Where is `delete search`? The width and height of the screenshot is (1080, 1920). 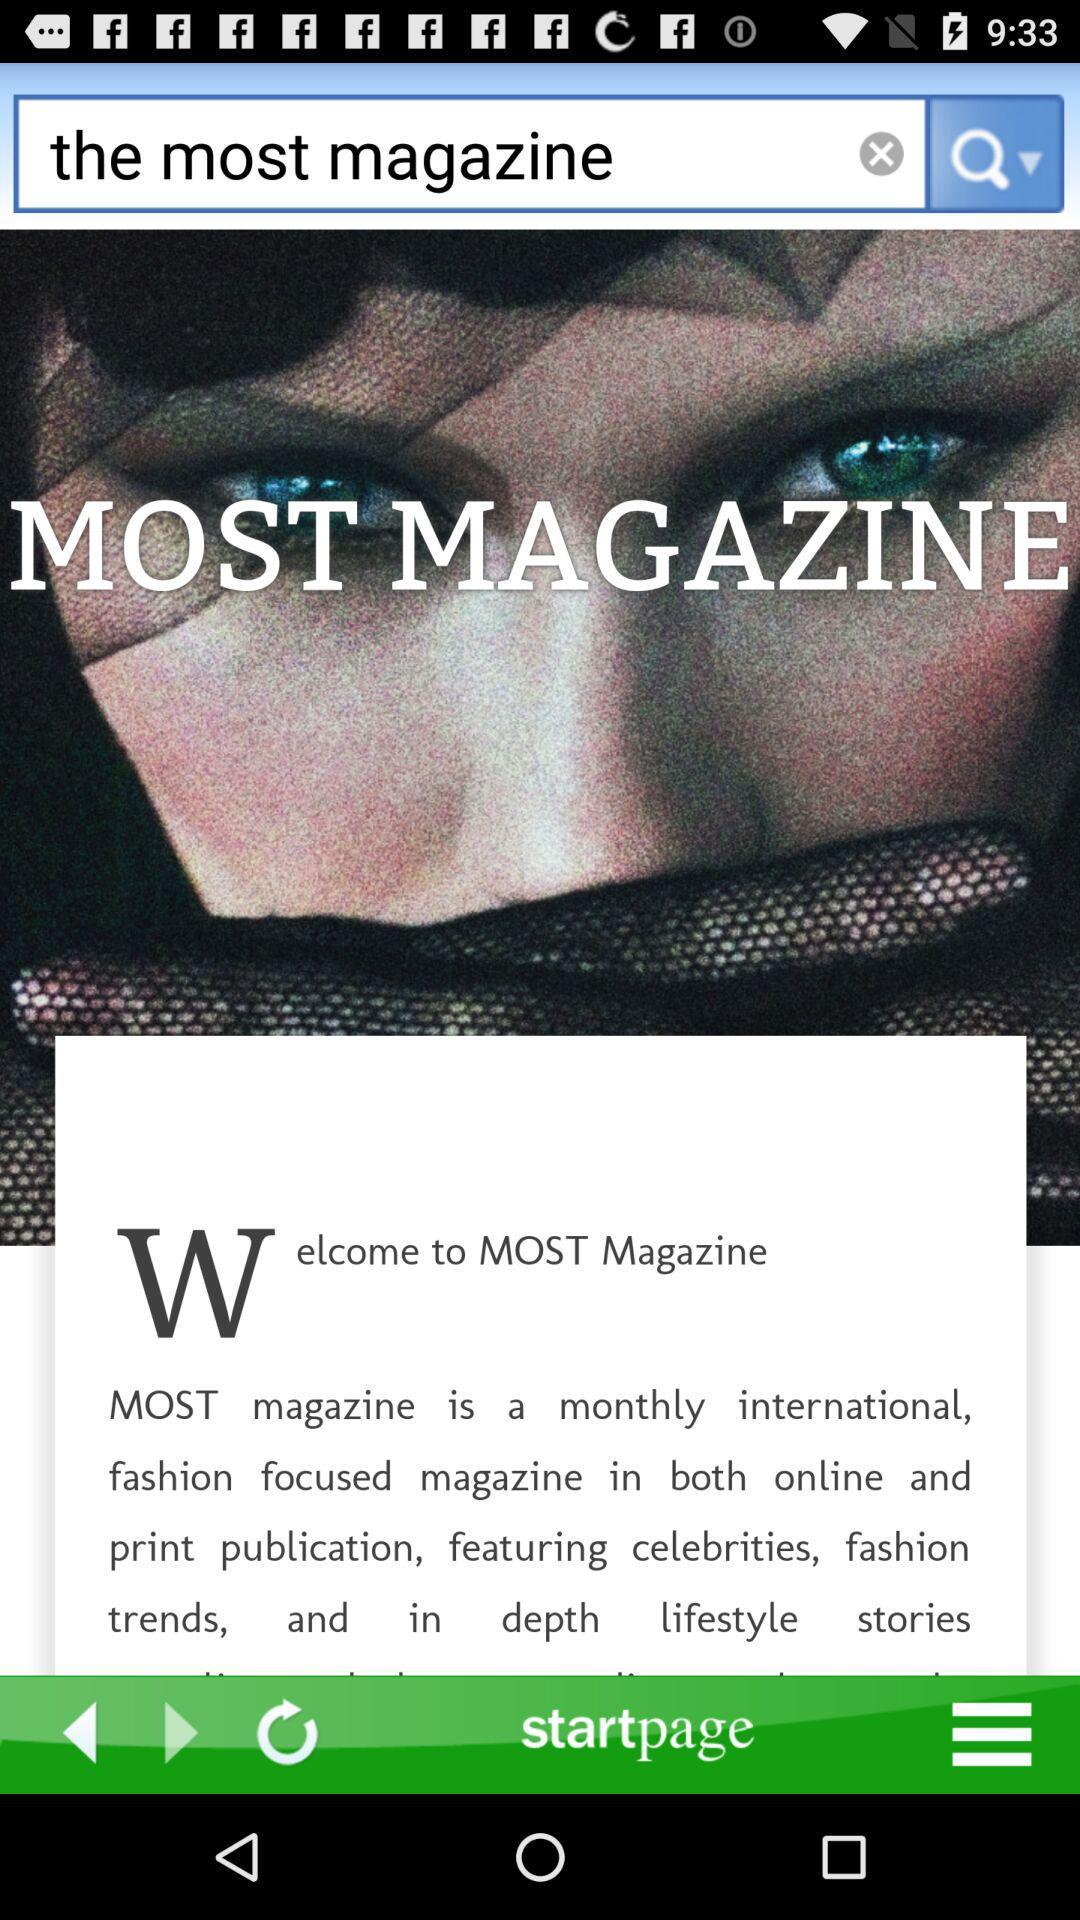 delete search is located at coordinates (880, 152).